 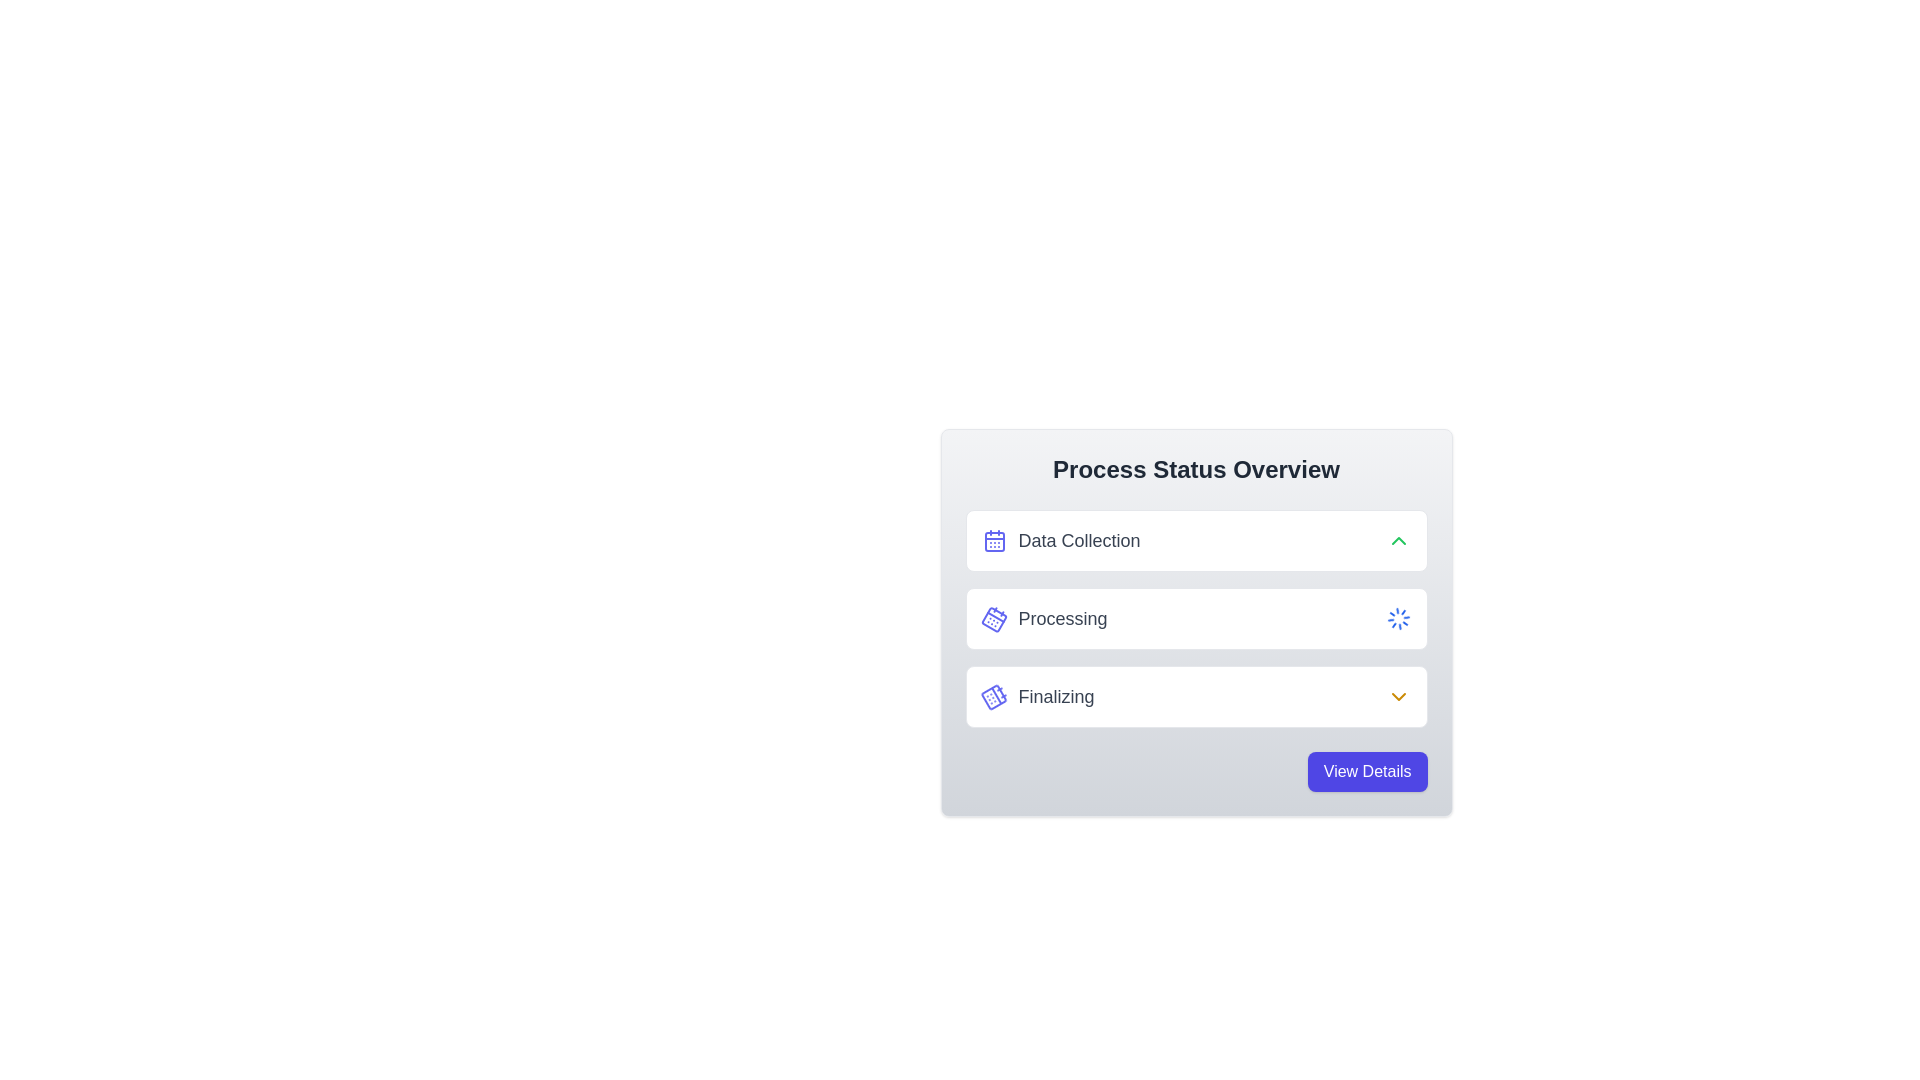 I want to click on the text label displaying 'Data Collection' that is horizontally aligned with a calendar icon within the 'Process Status Overview' card, so click(x=1078, y=540).